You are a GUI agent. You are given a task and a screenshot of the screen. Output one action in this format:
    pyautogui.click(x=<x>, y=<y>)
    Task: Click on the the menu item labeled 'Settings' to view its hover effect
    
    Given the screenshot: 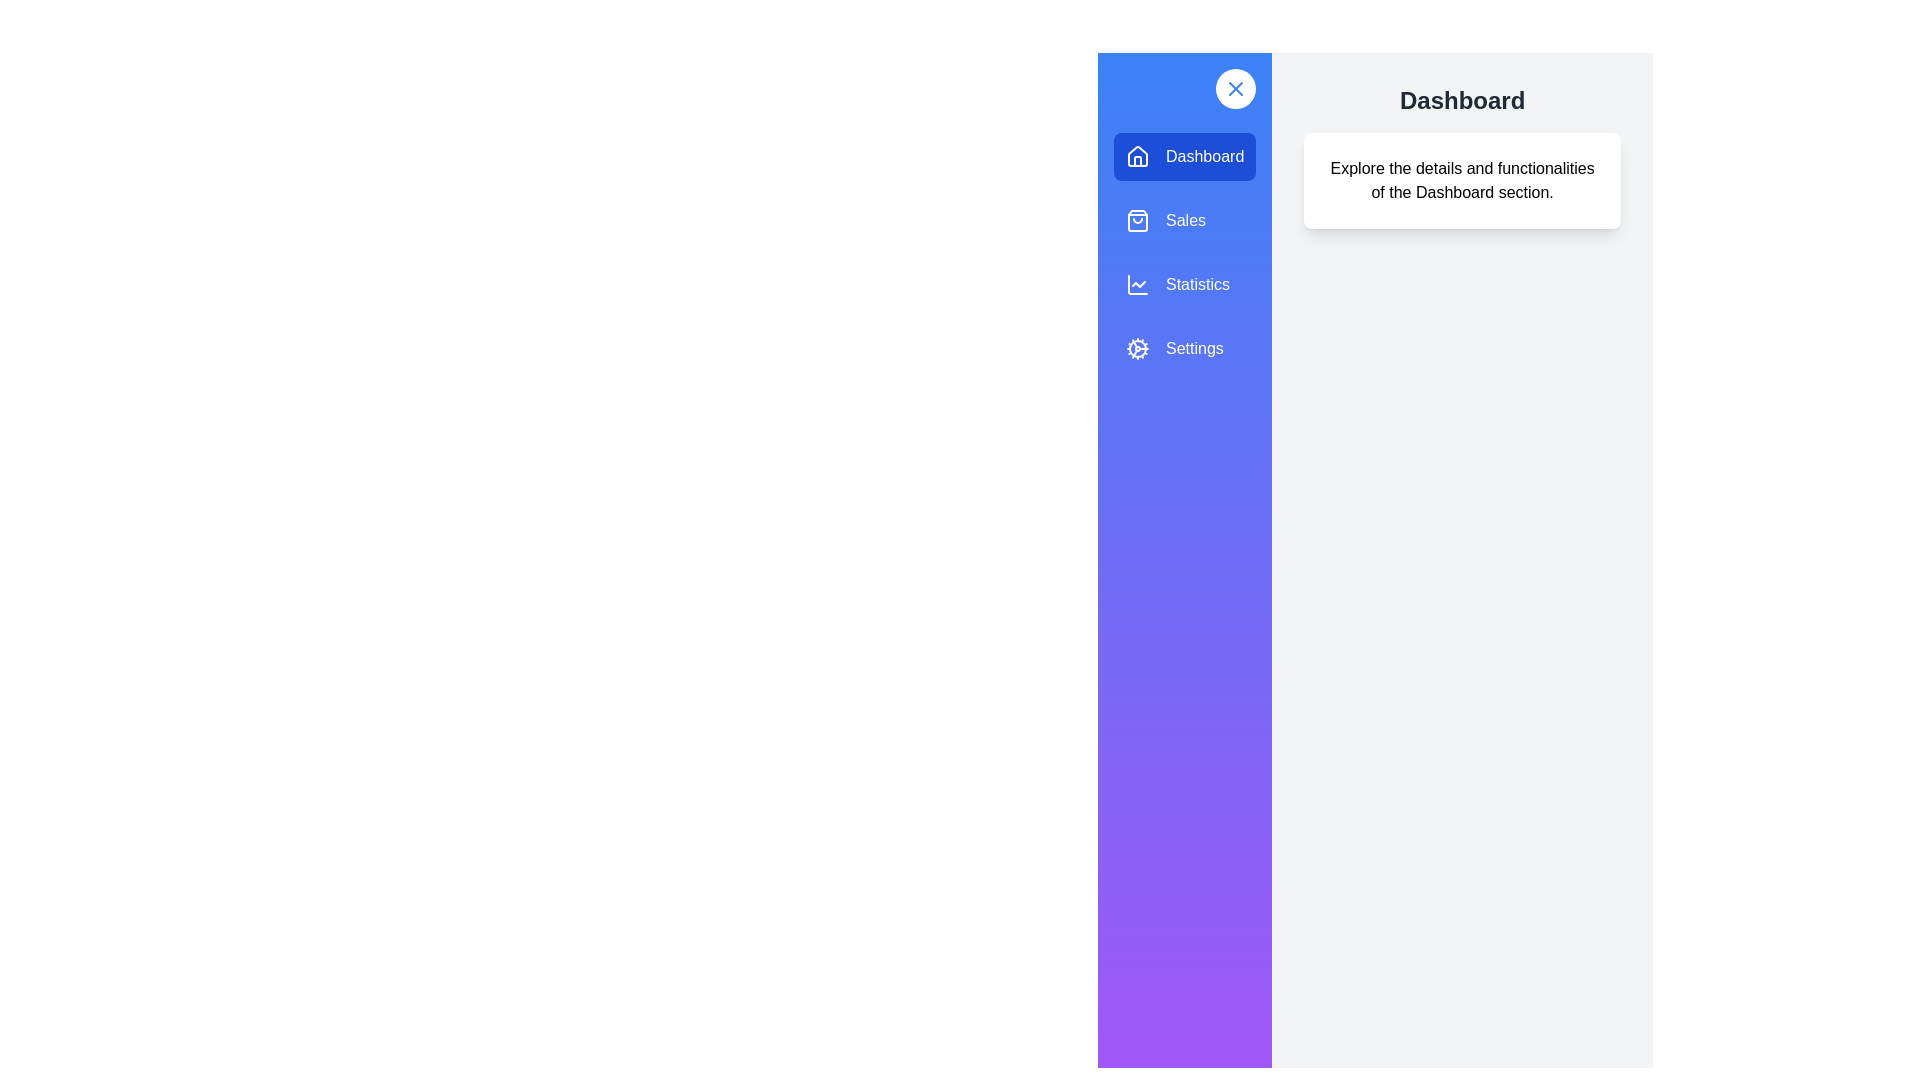 What is the action you would take?
    pyautogui.click(x=1185, y=347)
    